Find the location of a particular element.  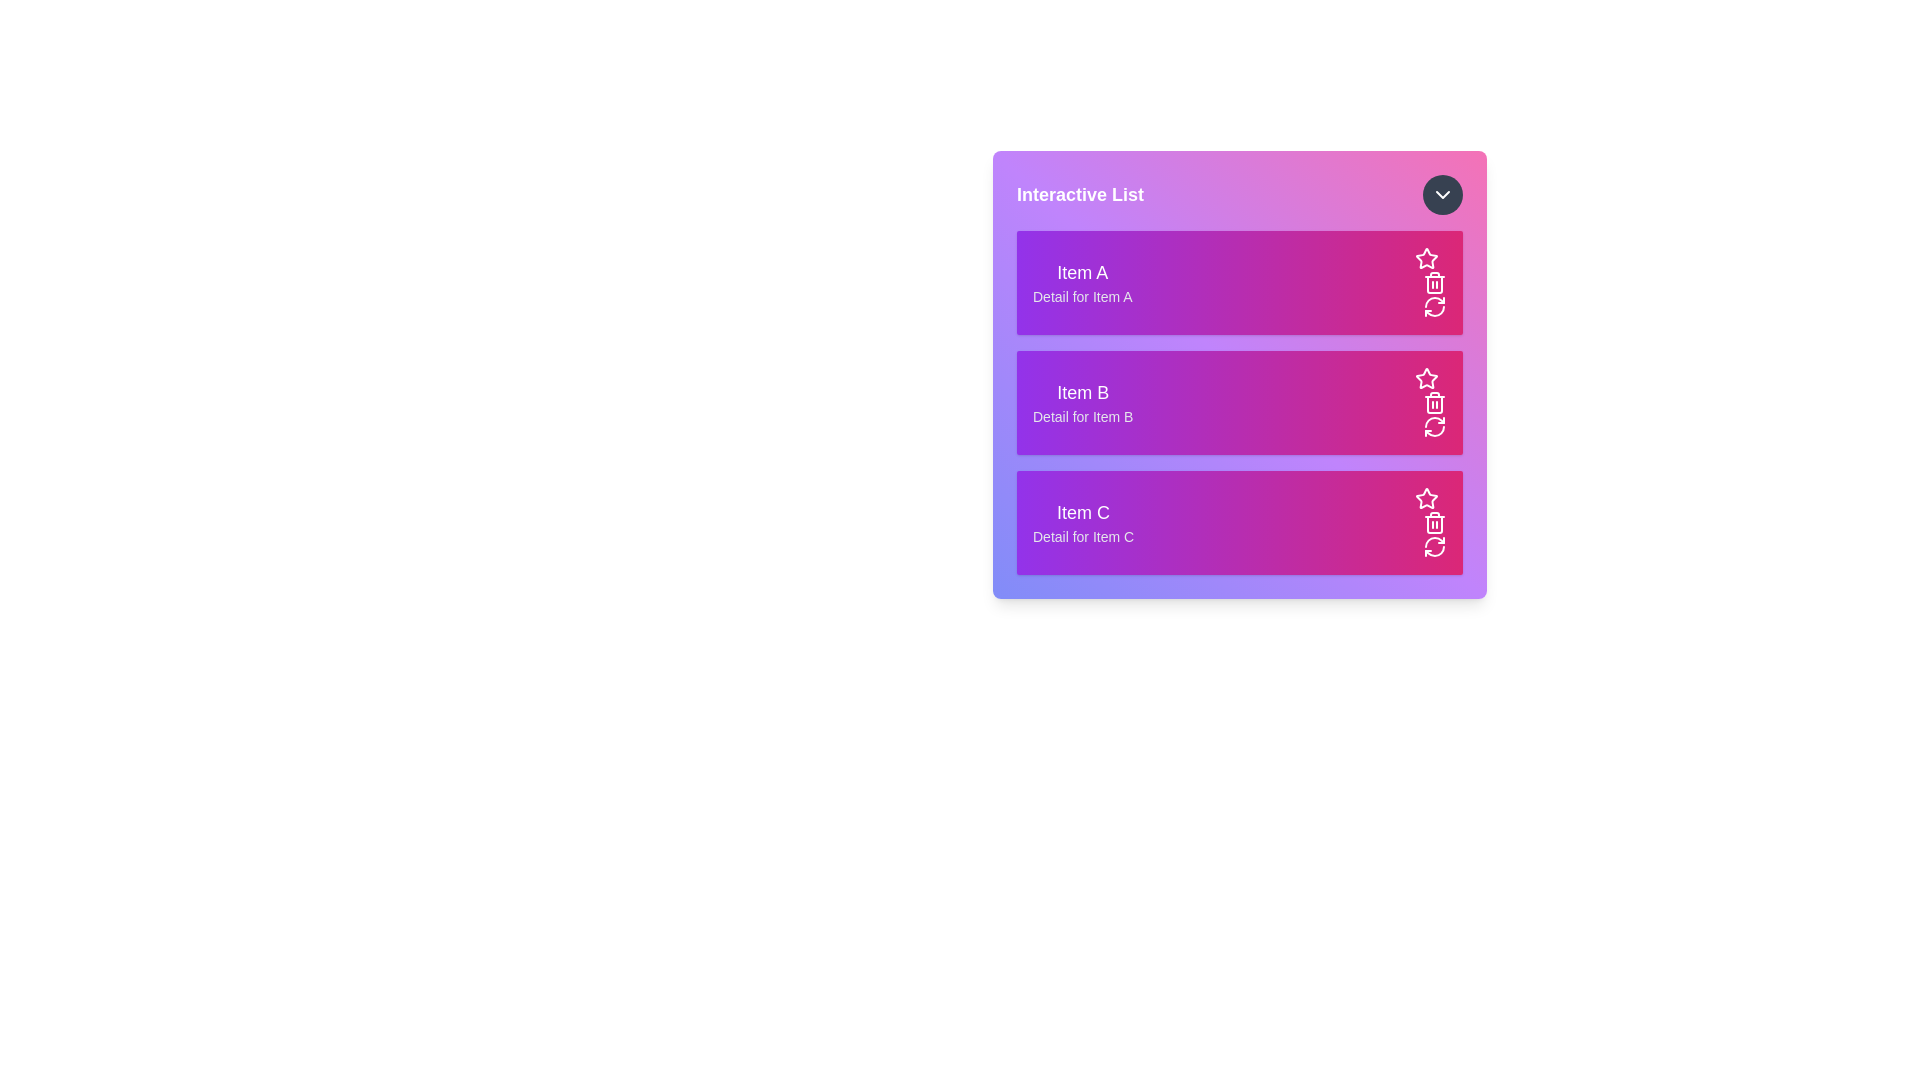

the trash icon to delete the item Item A is located at coordinates (1434, 282).